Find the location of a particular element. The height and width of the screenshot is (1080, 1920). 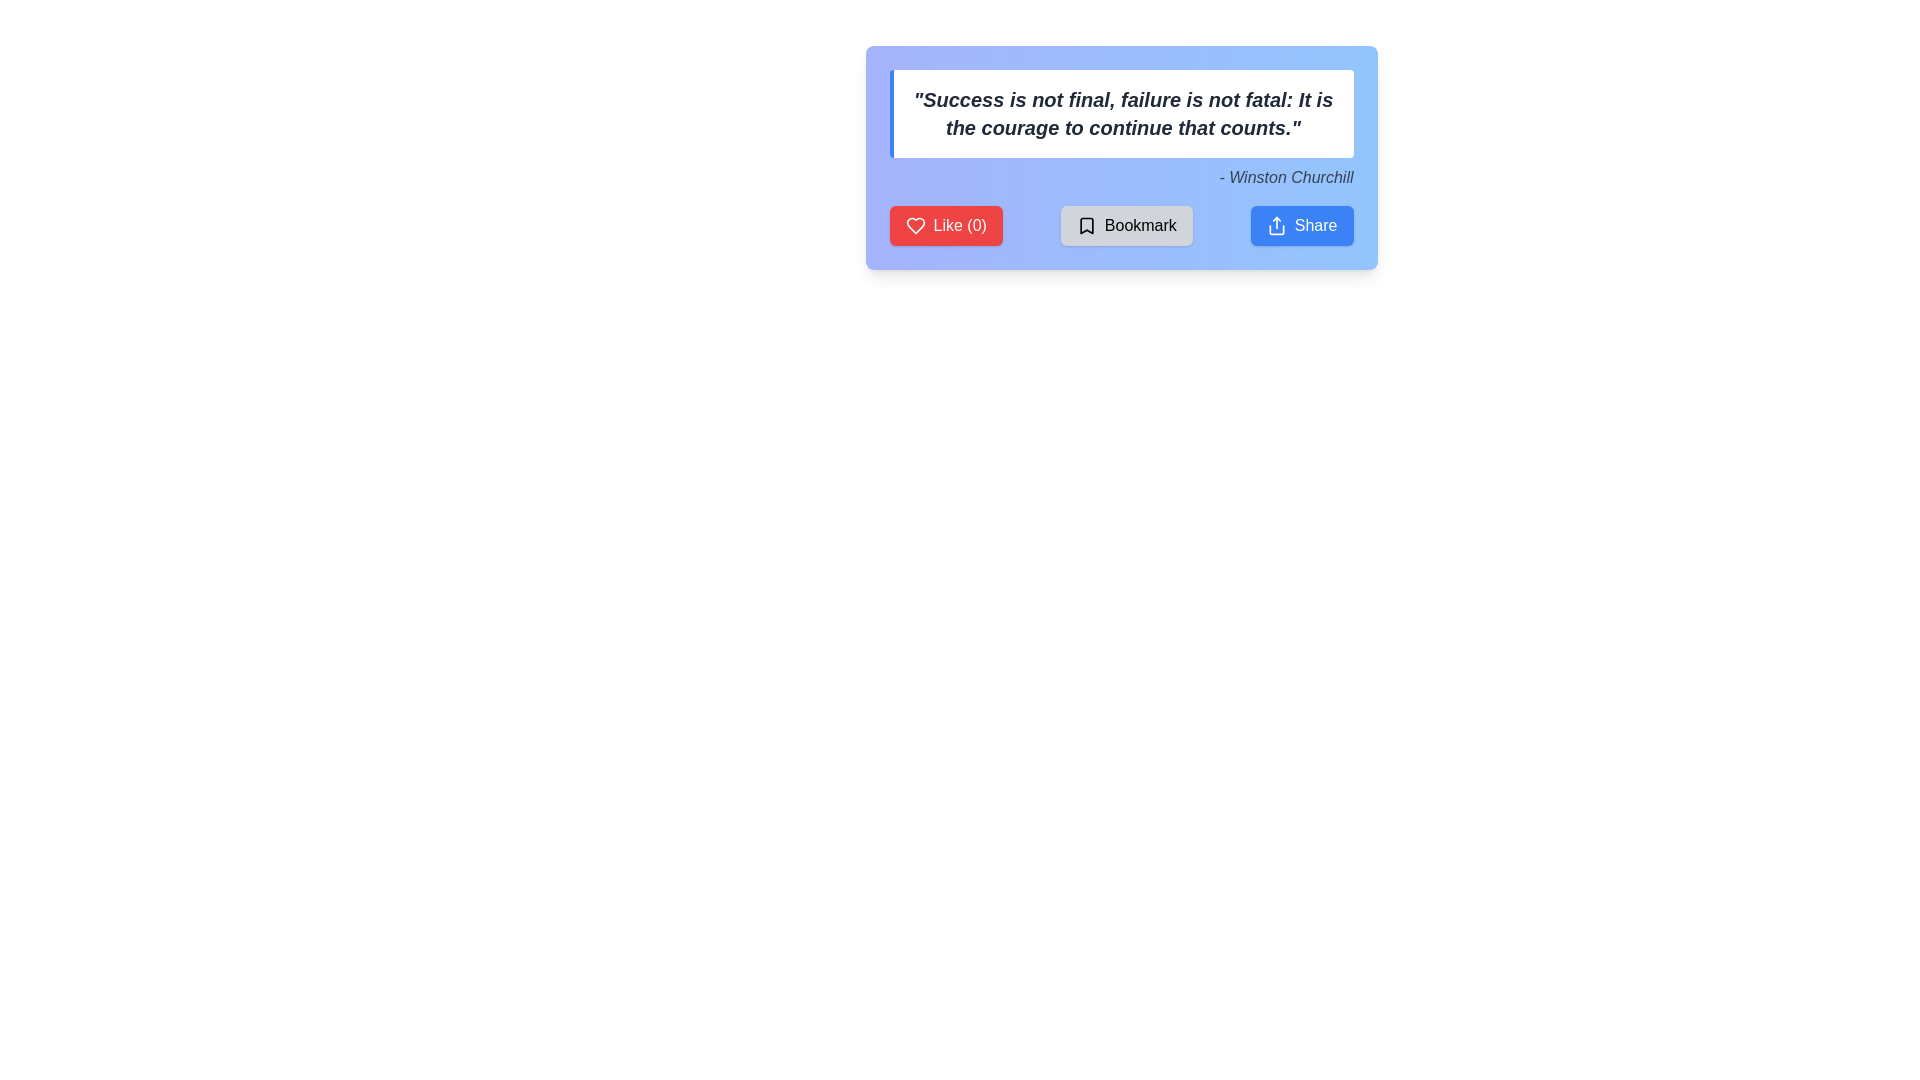

the bookmark button located between the 'Like' button on the left and the 'Share' button on the right, positioned below a quote section is located at coordinates (1126, 225).